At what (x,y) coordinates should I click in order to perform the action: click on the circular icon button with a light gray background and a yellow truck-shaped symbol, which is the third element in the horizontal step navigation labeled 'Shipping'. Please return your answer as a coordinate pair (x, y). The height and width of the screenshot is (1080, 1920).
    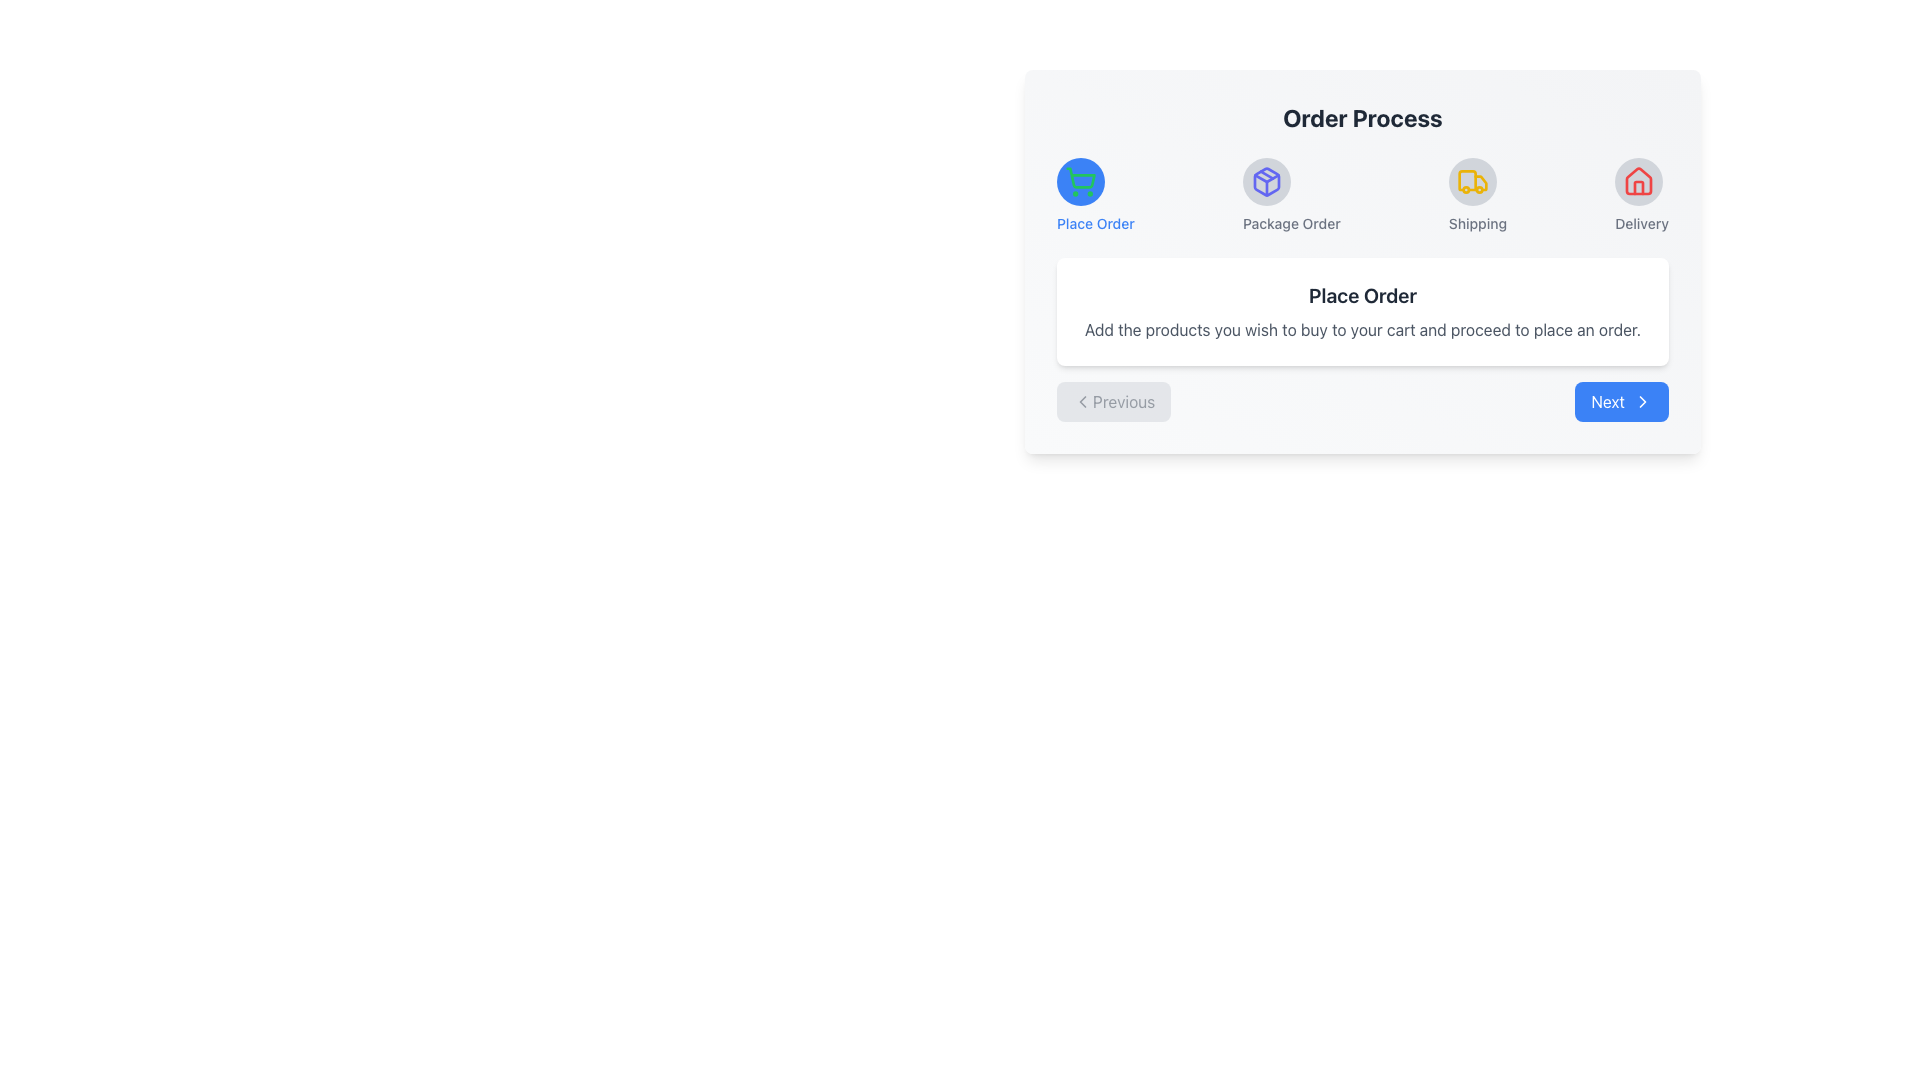
    Looking at the image, I should click on (1472, 181).